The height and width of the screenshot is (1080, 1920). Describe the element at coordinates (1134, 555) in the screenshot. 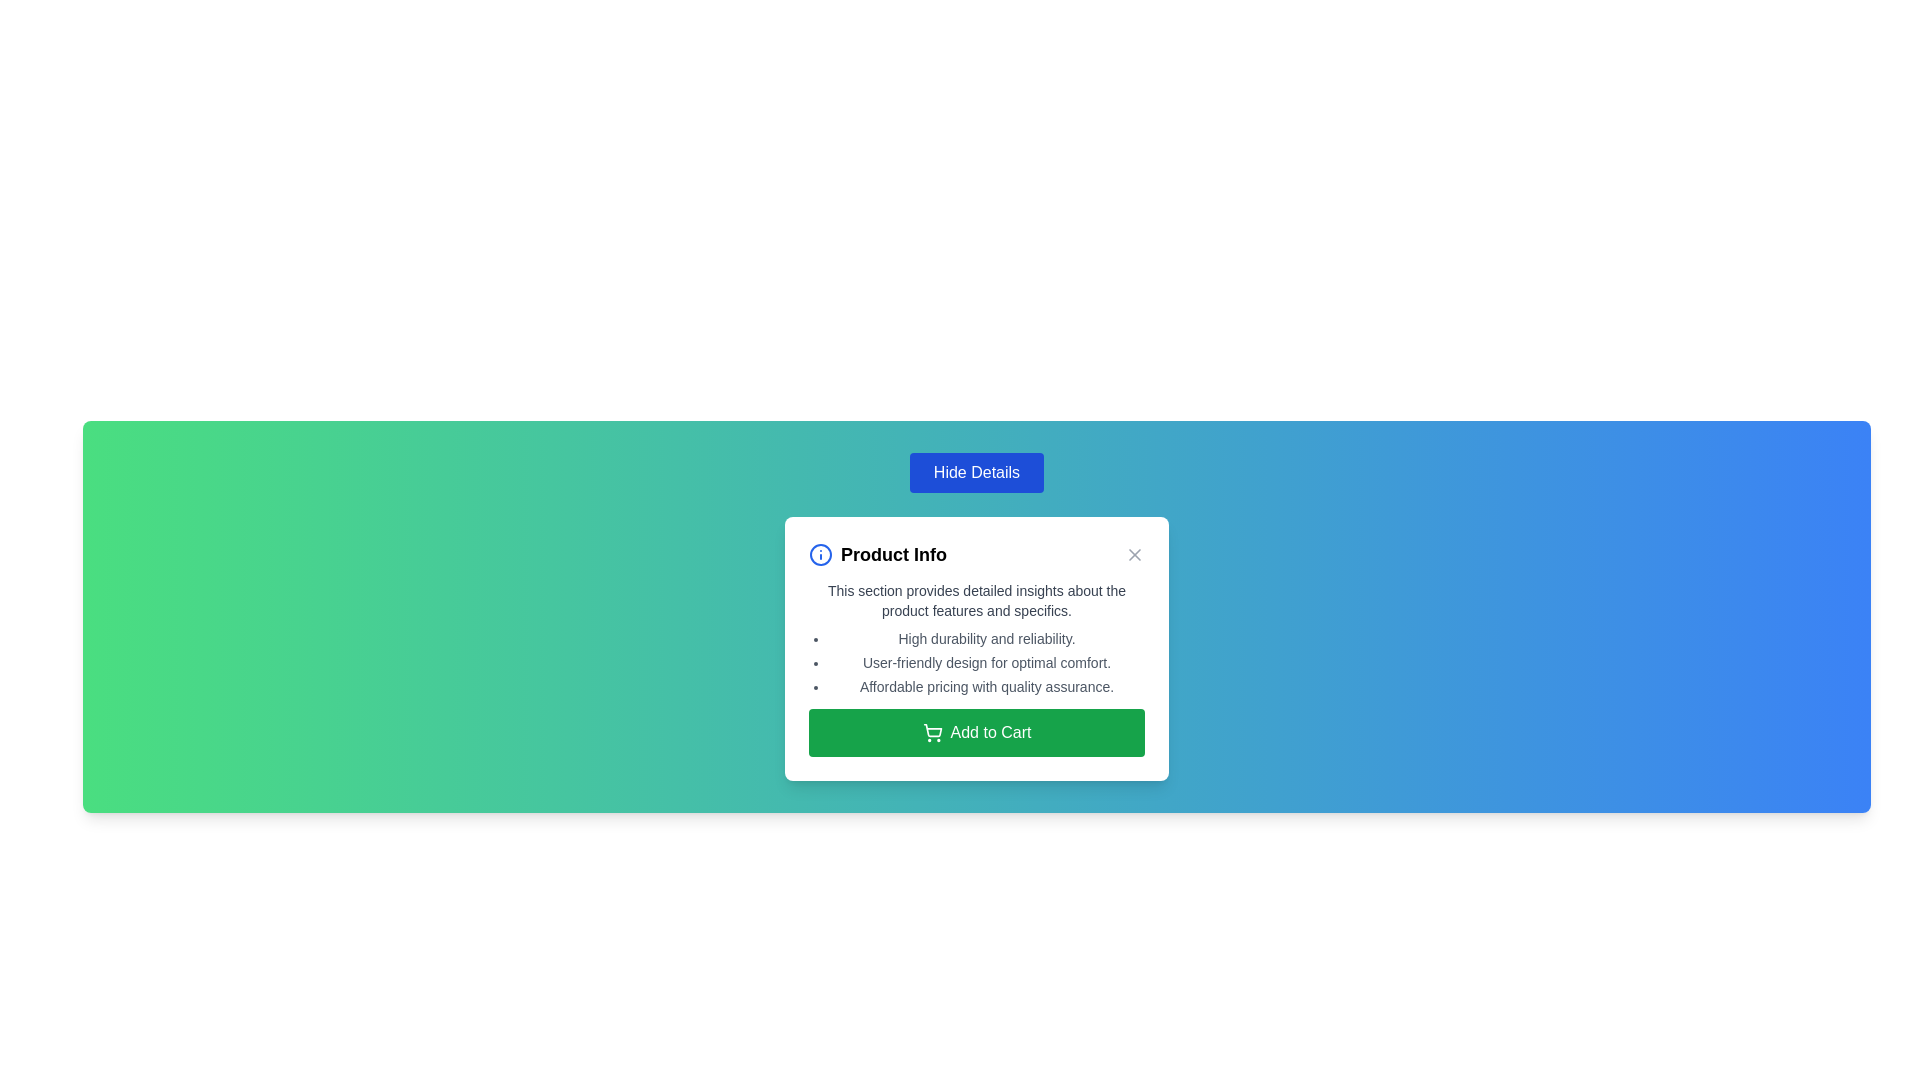

I see `the Close Icon located at the top-right corner of the 'Product Info' modal` at that location.